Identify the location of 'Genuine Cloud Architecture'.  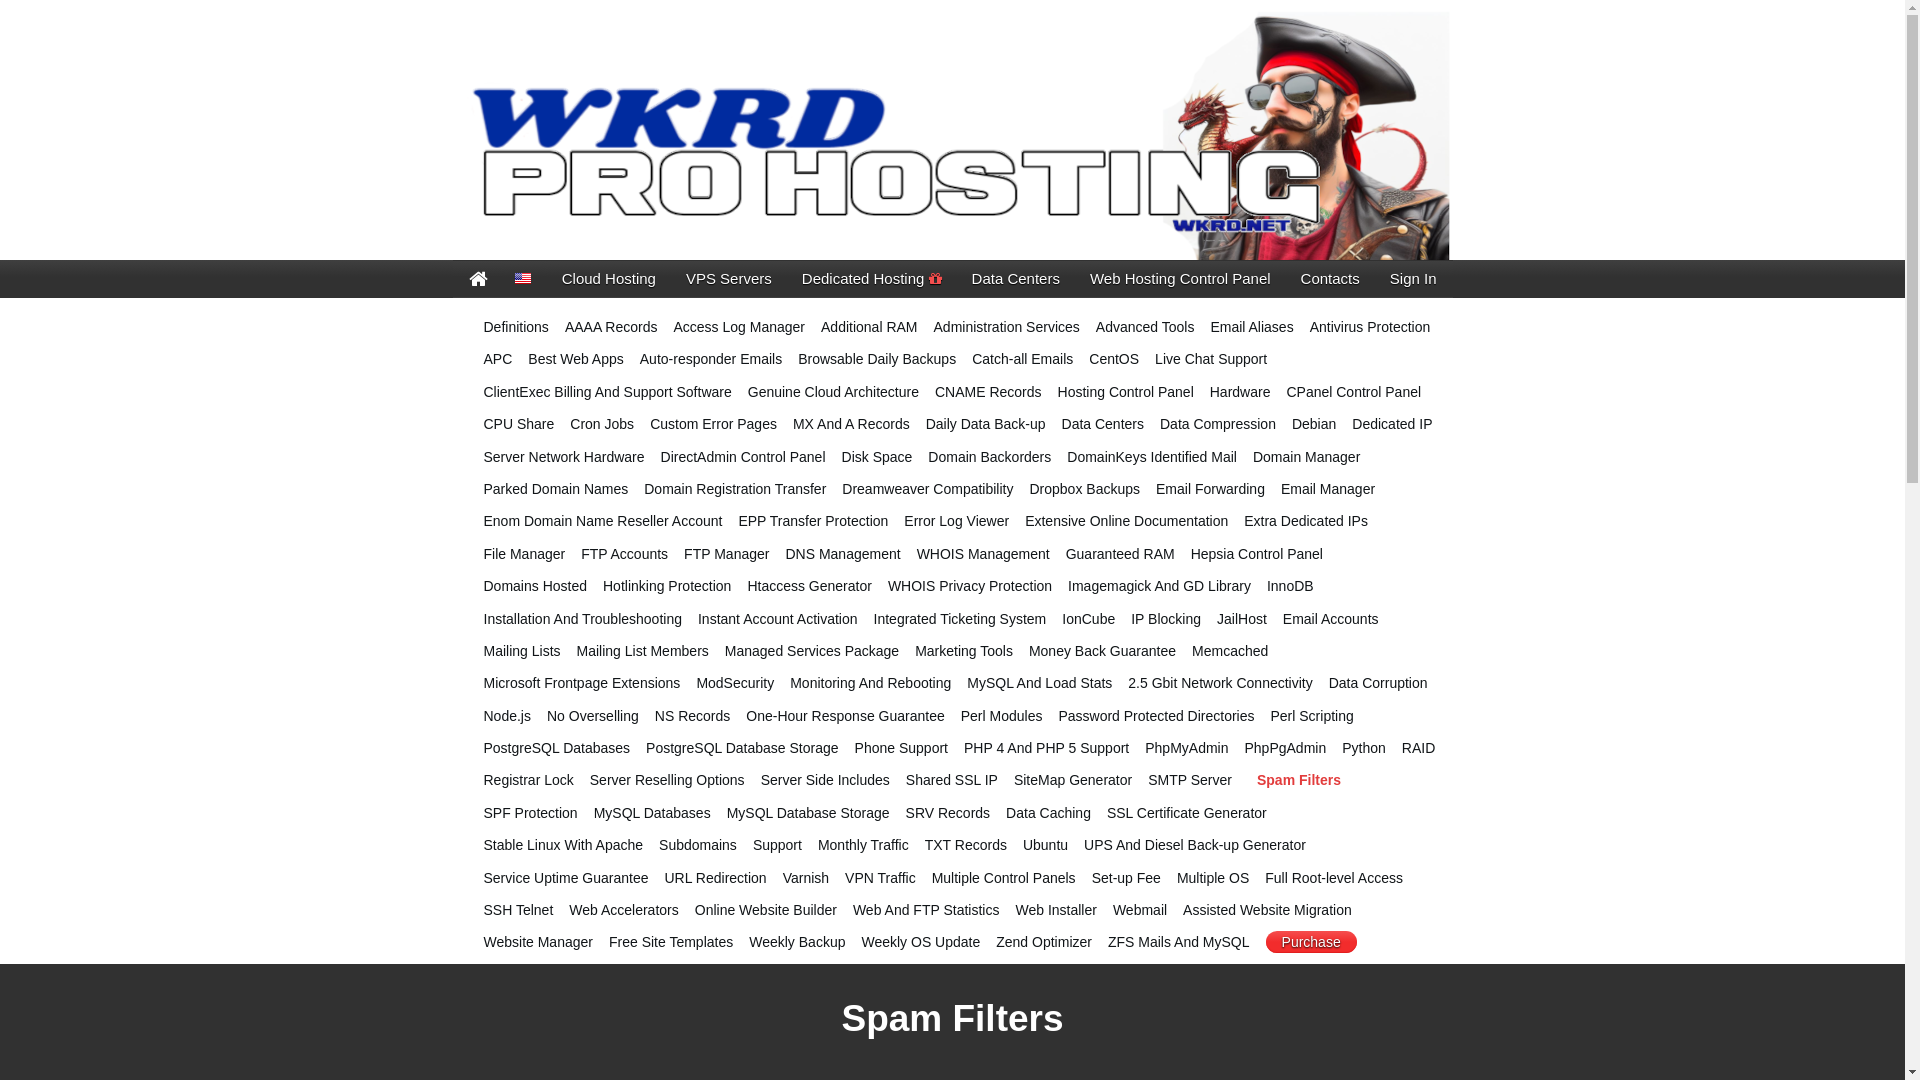
(833, 392).